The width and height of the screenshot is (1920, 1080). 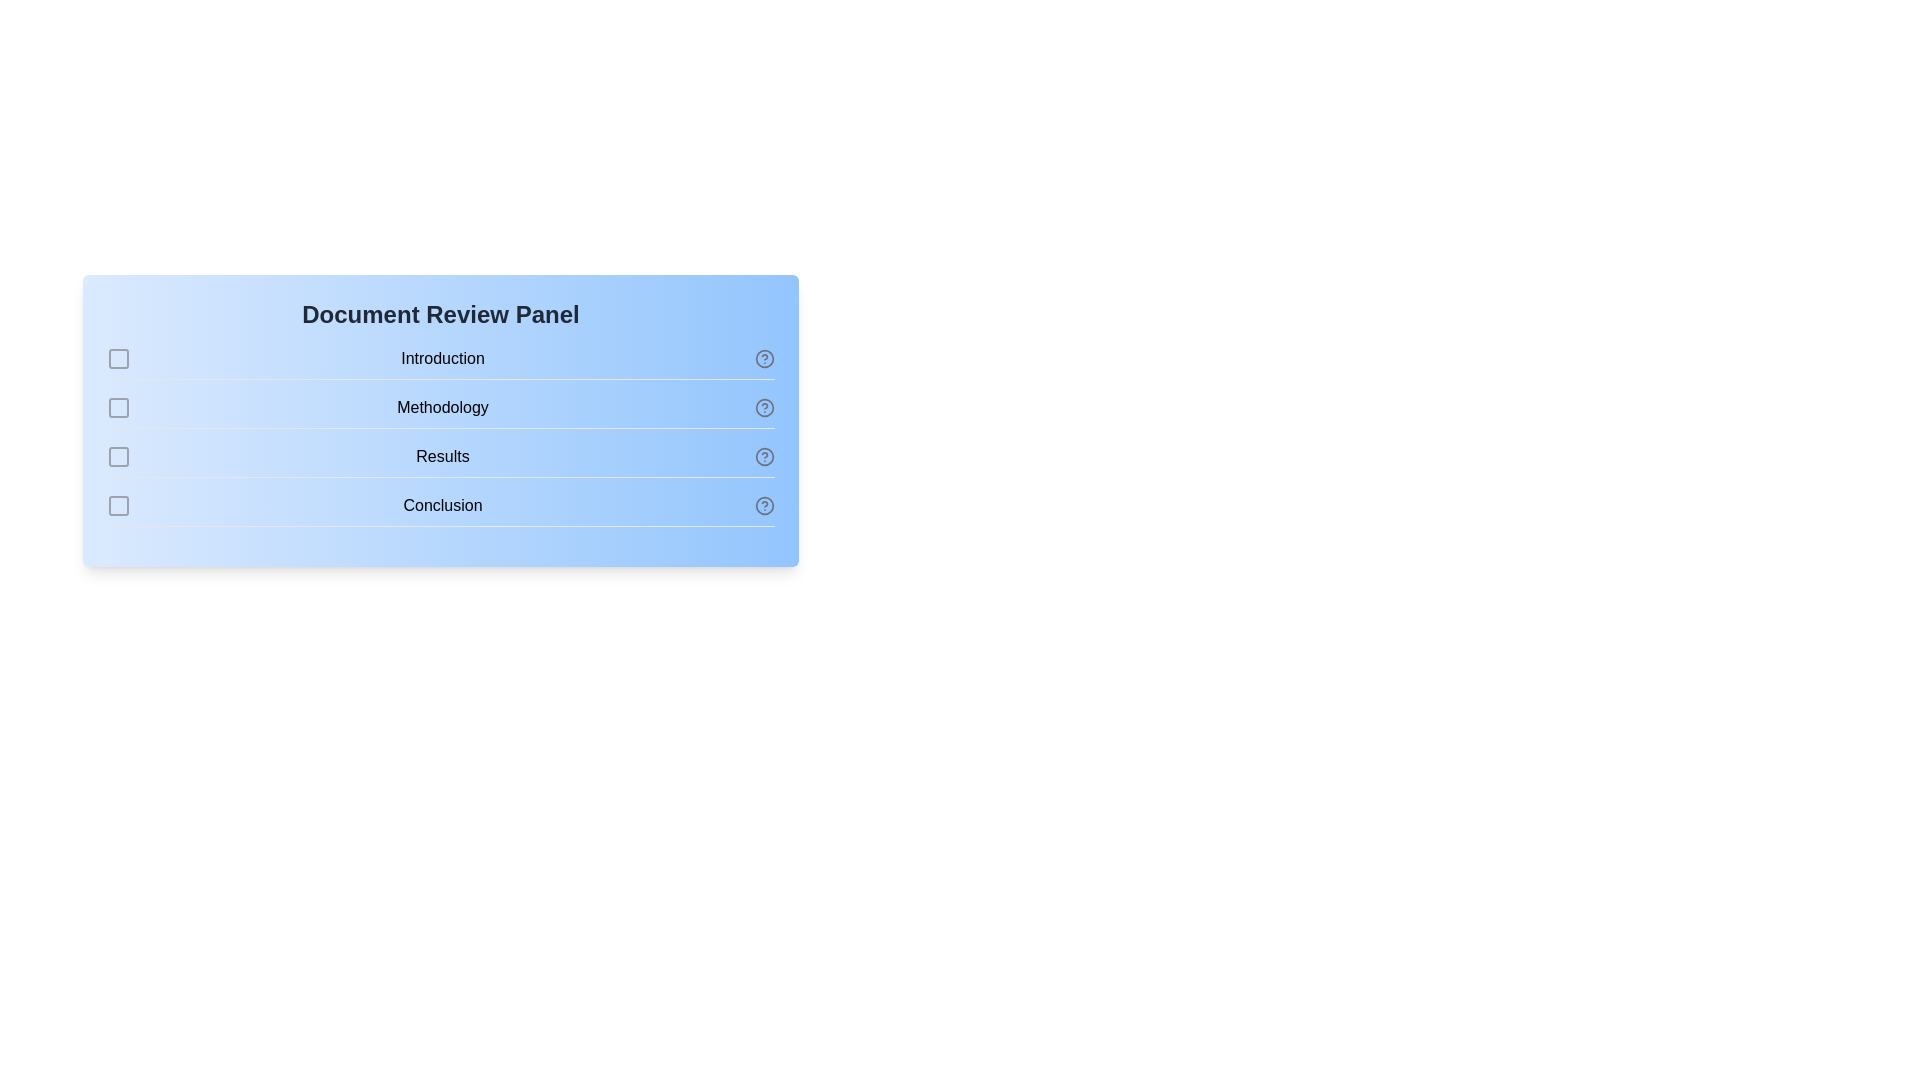 What do you see at coordinates (440, 363) in the screenshot?
I see `the section name Introduction to toggle its selection state` at bounding box center [440, 363].